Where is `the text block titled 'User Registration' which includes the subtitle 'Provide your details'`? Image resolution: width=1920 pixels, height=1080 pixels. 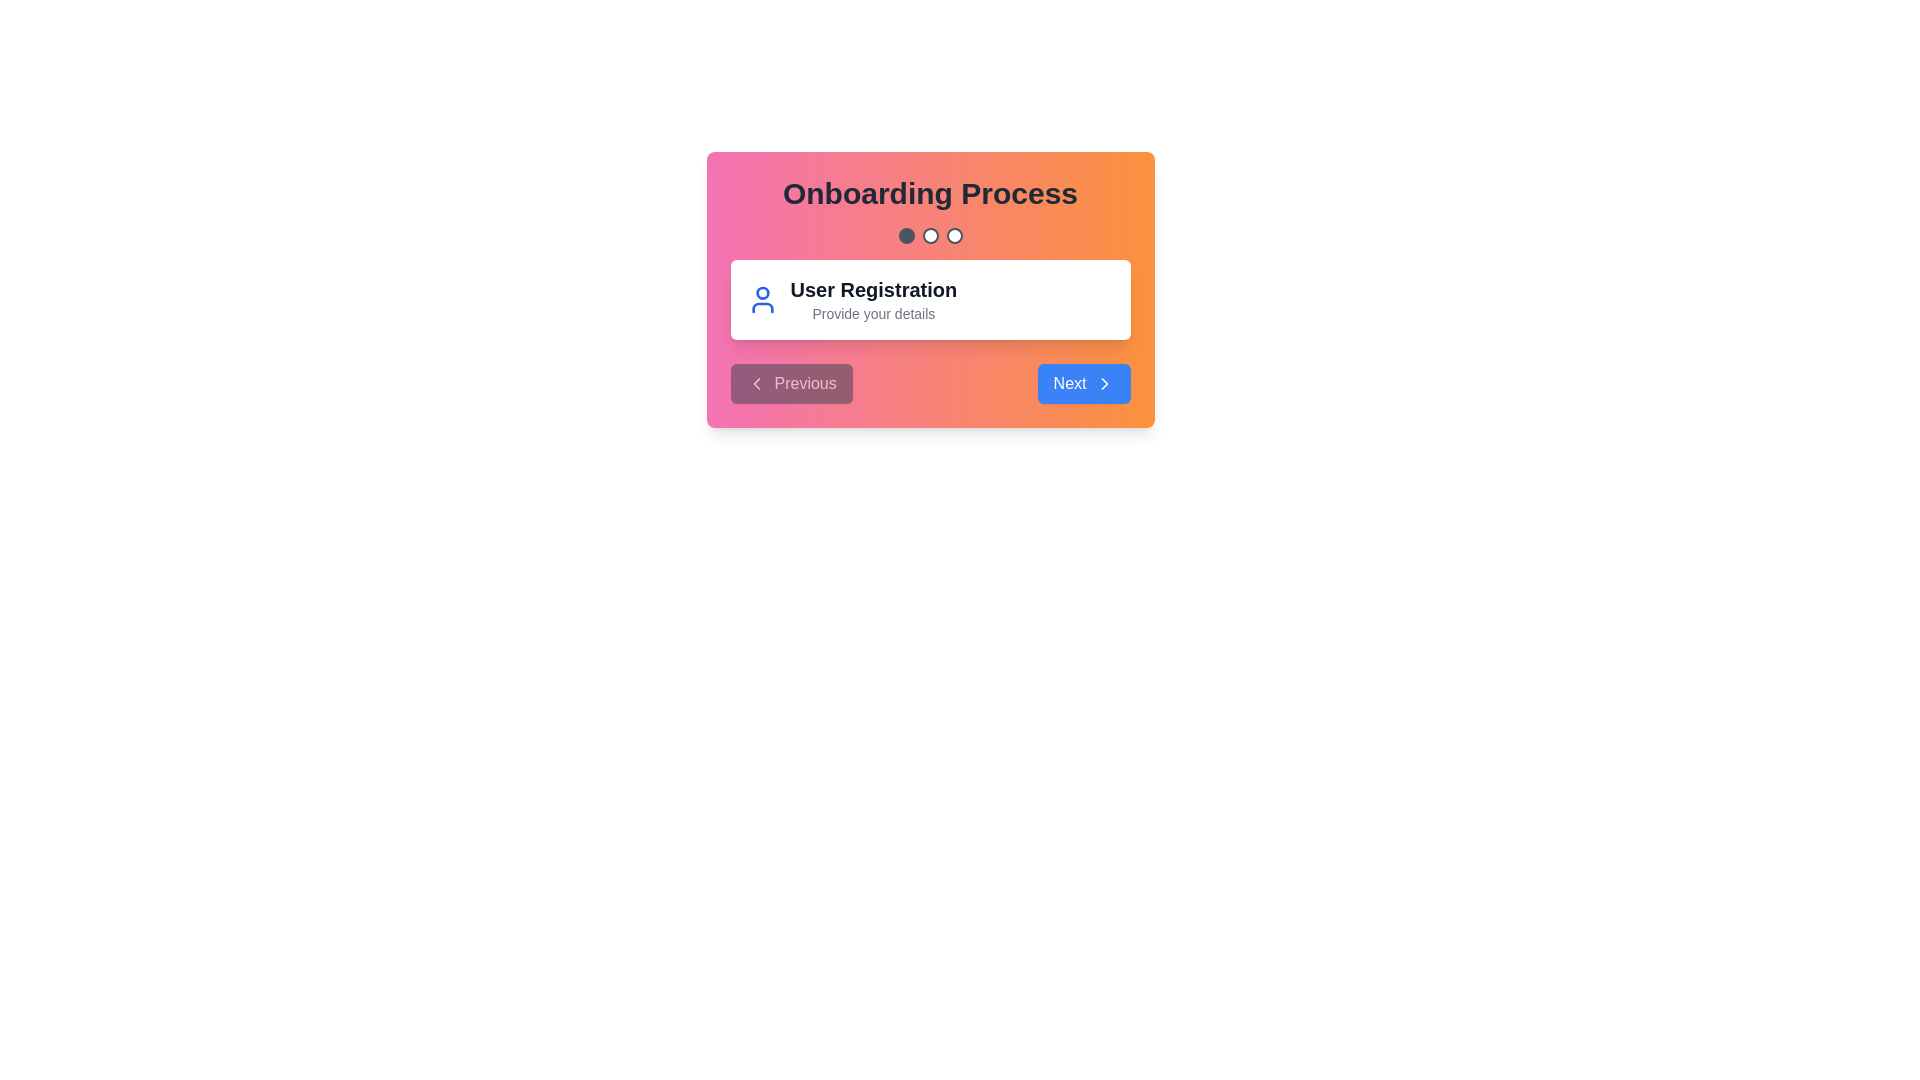 the text block titled 'User Registration' which includes the subtitle 'Provide your details' is located at coordinates (873, 300).